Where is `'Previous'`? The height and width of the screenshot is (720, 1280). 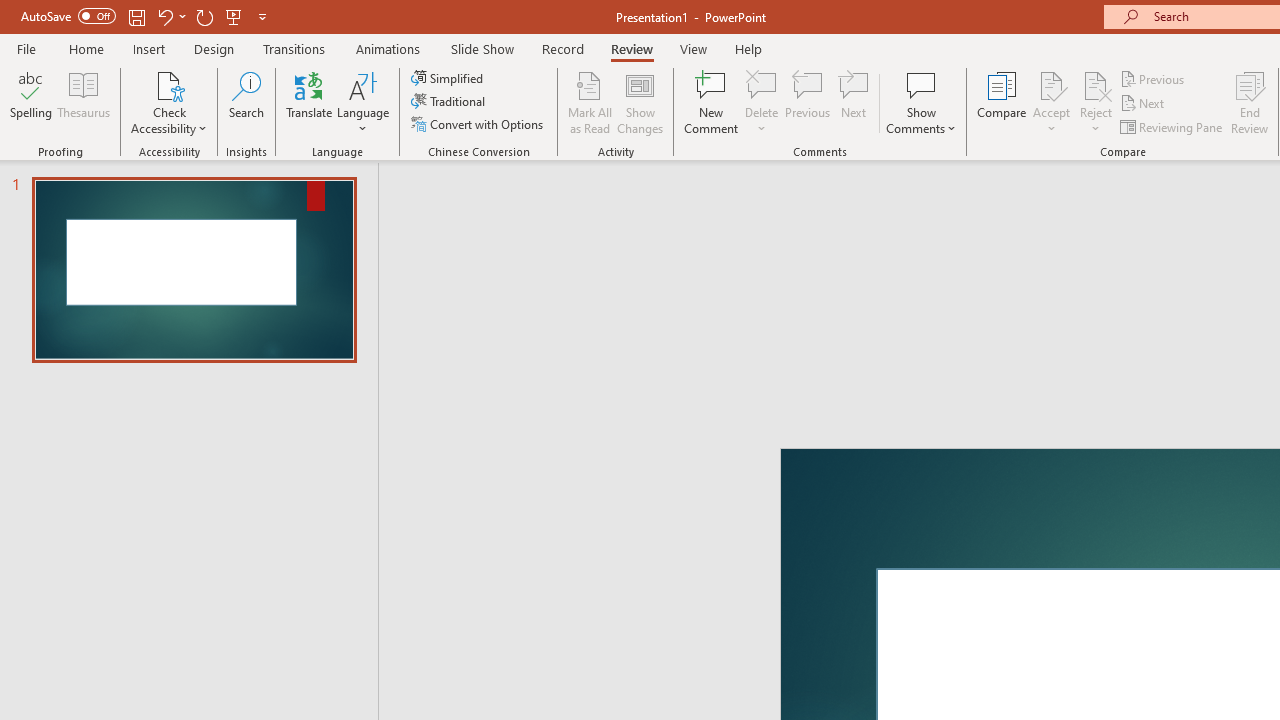
'Previous' is located at coordinates (1153, 78).